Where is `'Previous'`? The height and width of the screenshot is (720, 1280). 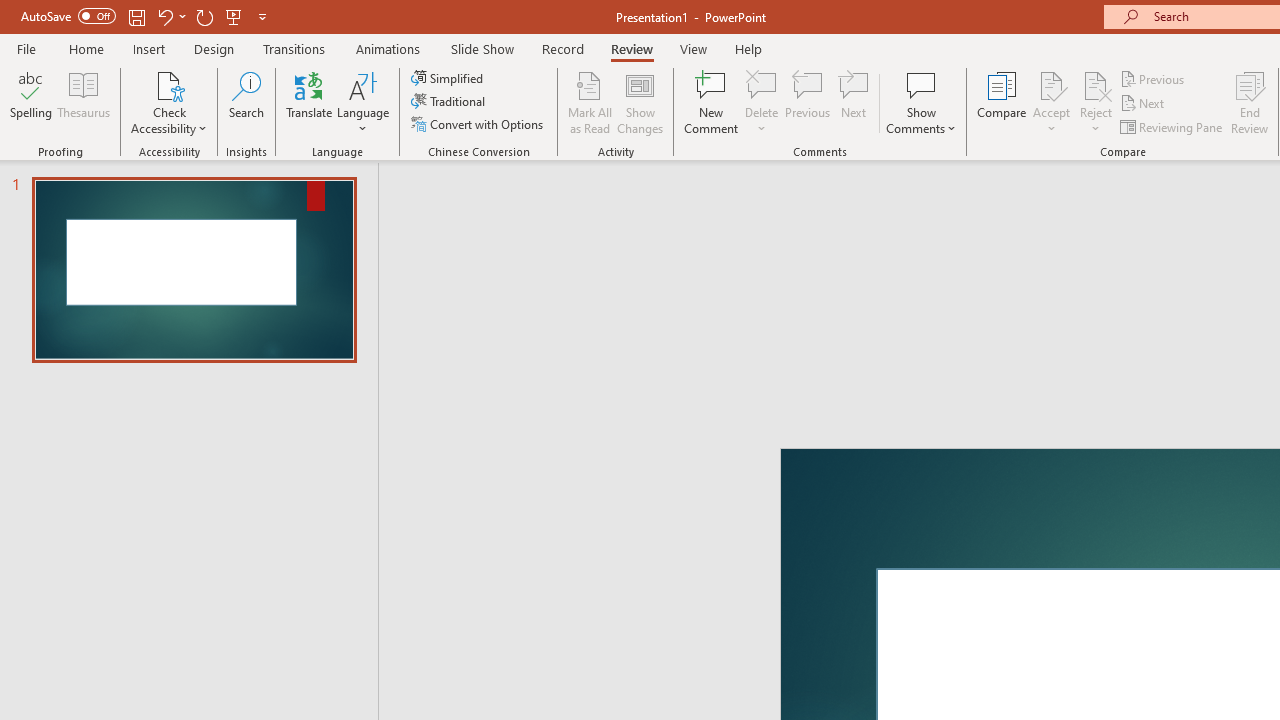
'Previous' is located at coordinates (1153, 78).